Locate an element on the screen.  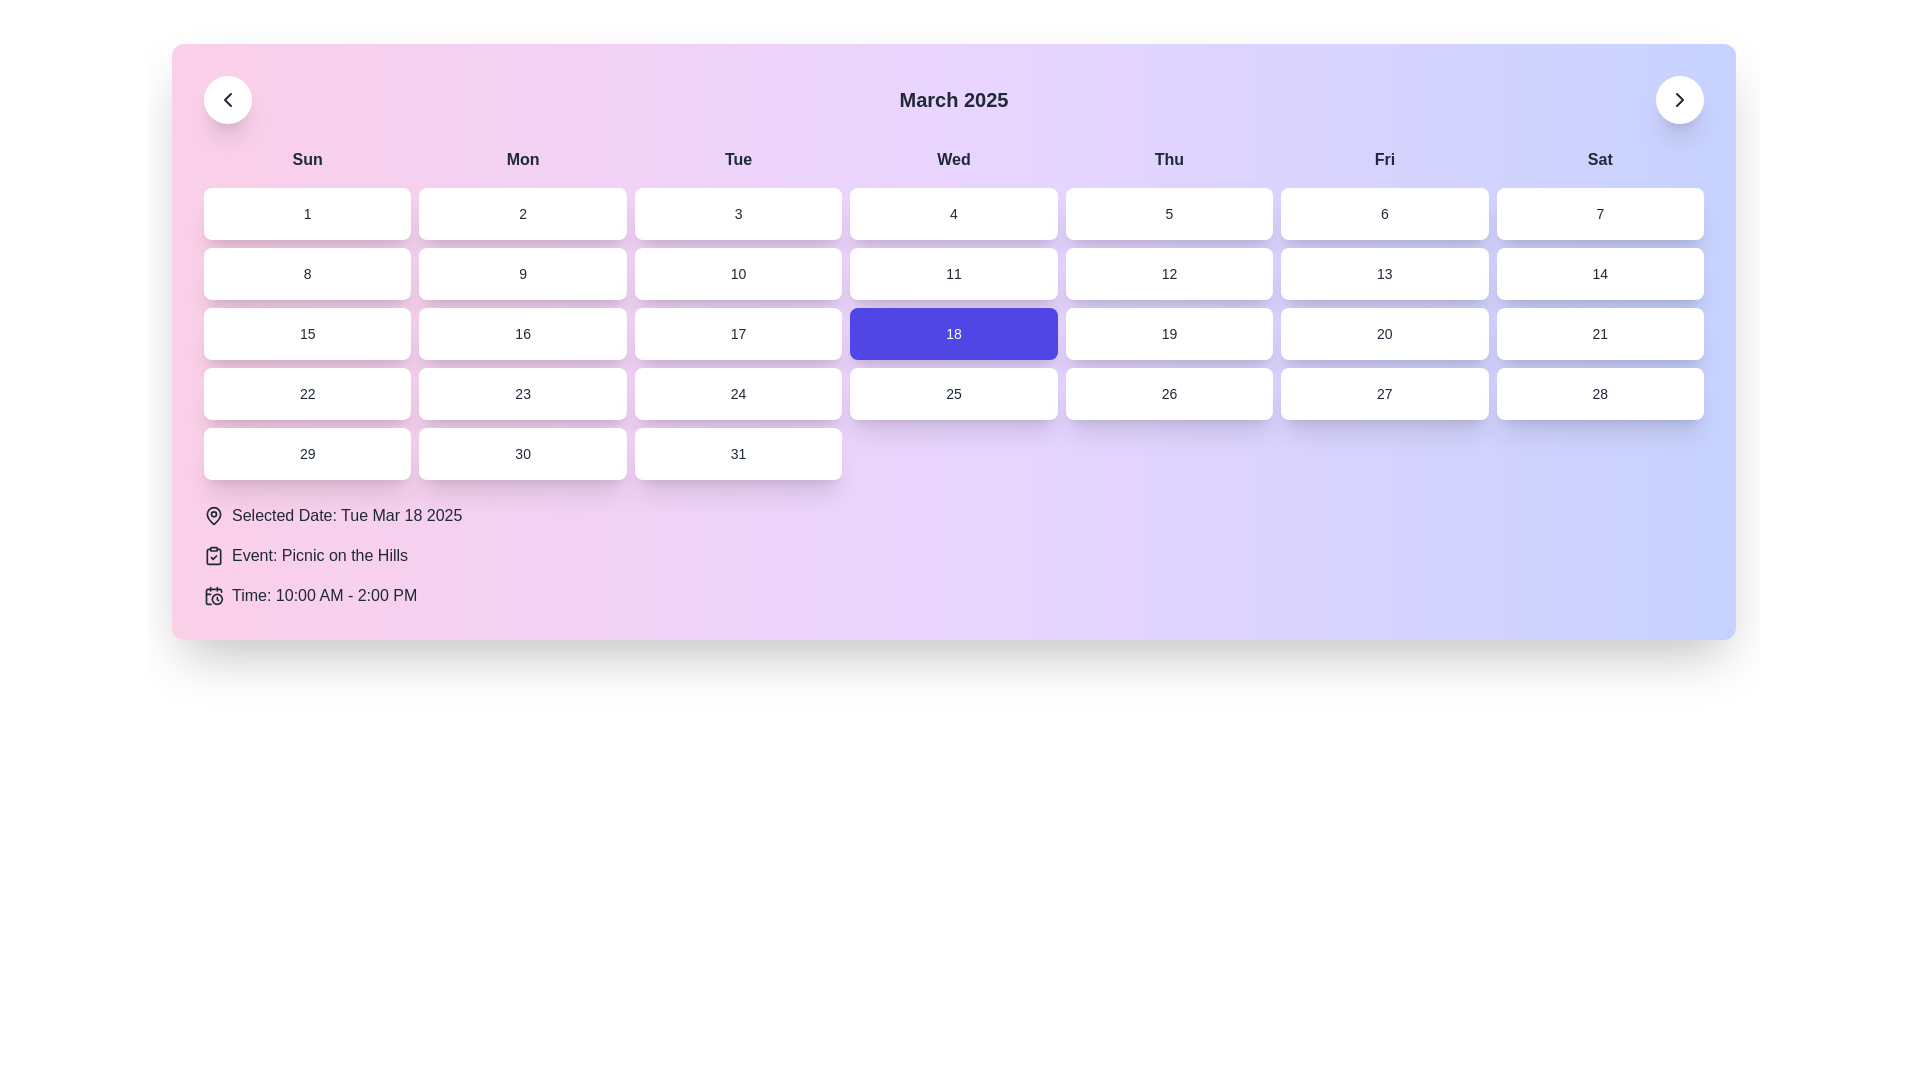
the clickable calendar date cell located in the second row and the last column to change its background color is located at coordinates (1600, 273).